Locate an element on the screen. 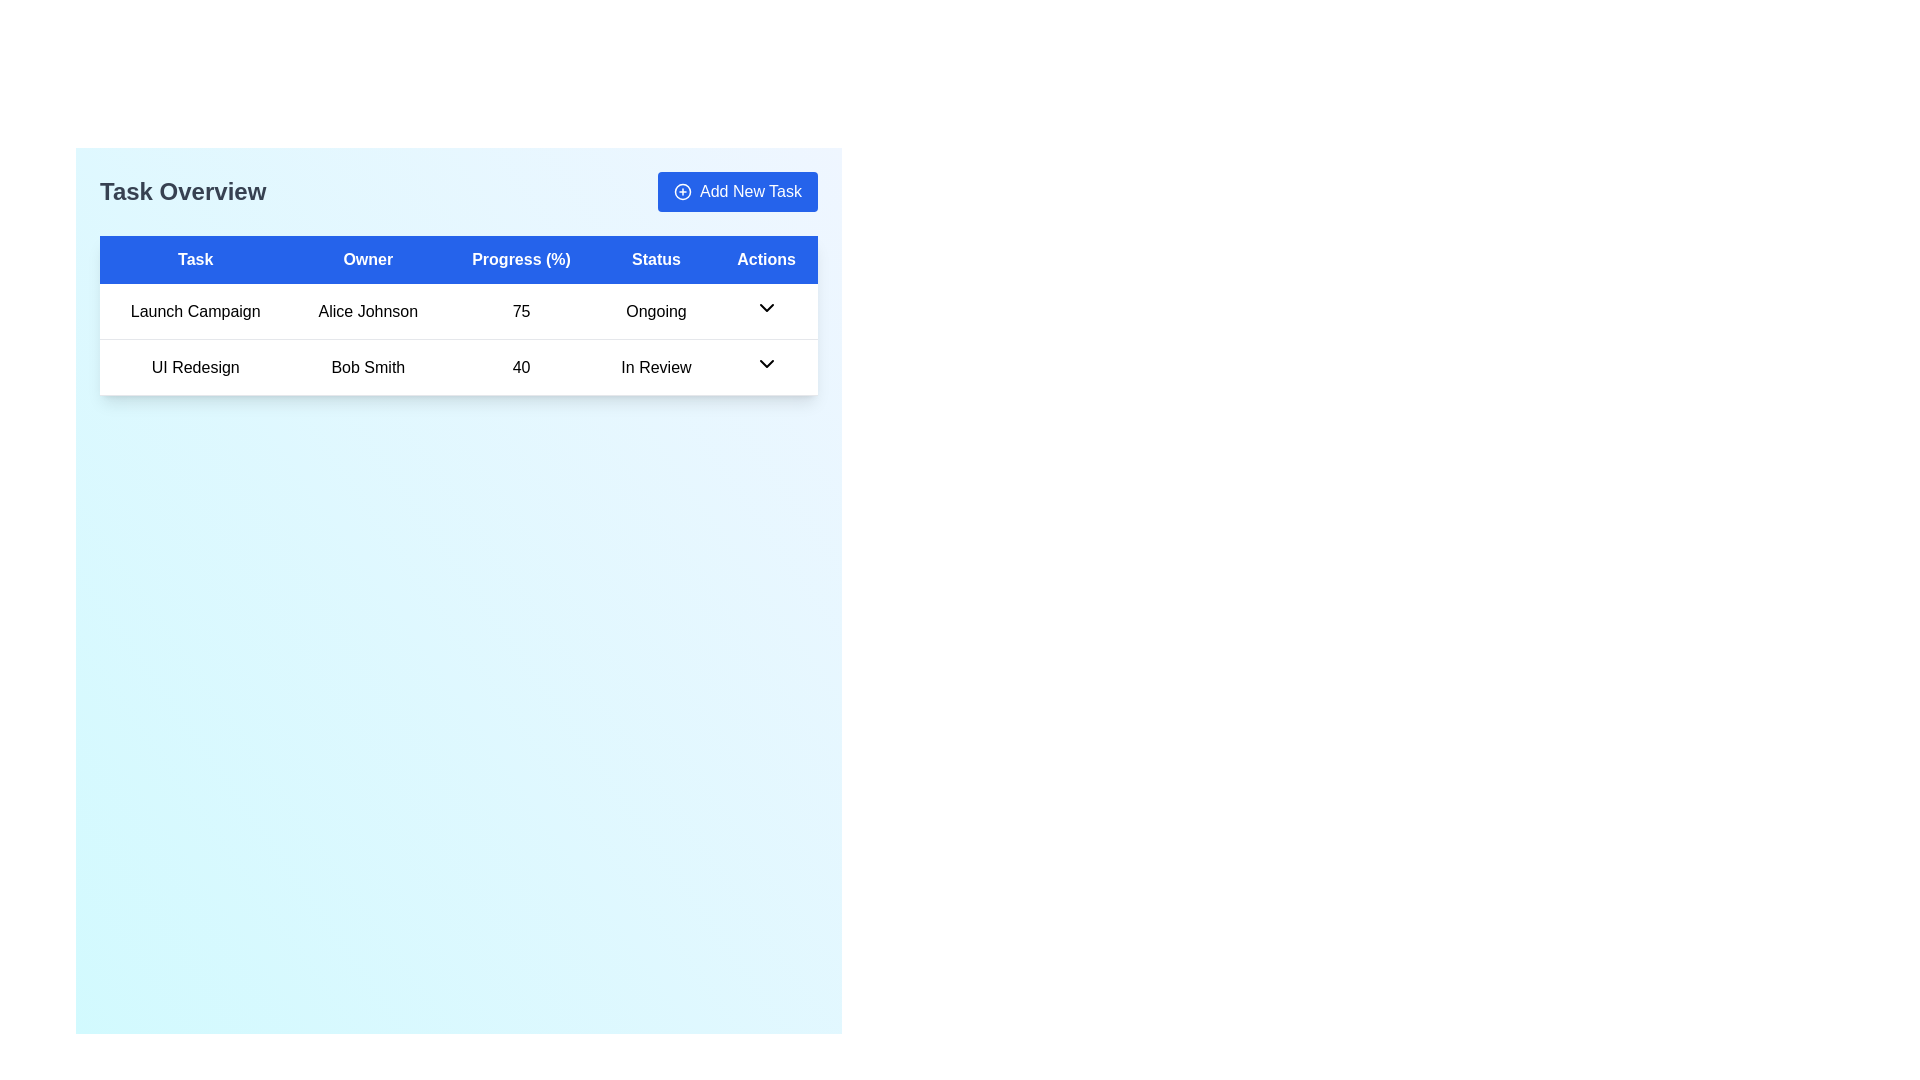  the first row of the task management table, which contains the columns: 'Launch Campaign', 'Alice Johnson', '75', 'Ongoing' is located at coordinates (458, 311).